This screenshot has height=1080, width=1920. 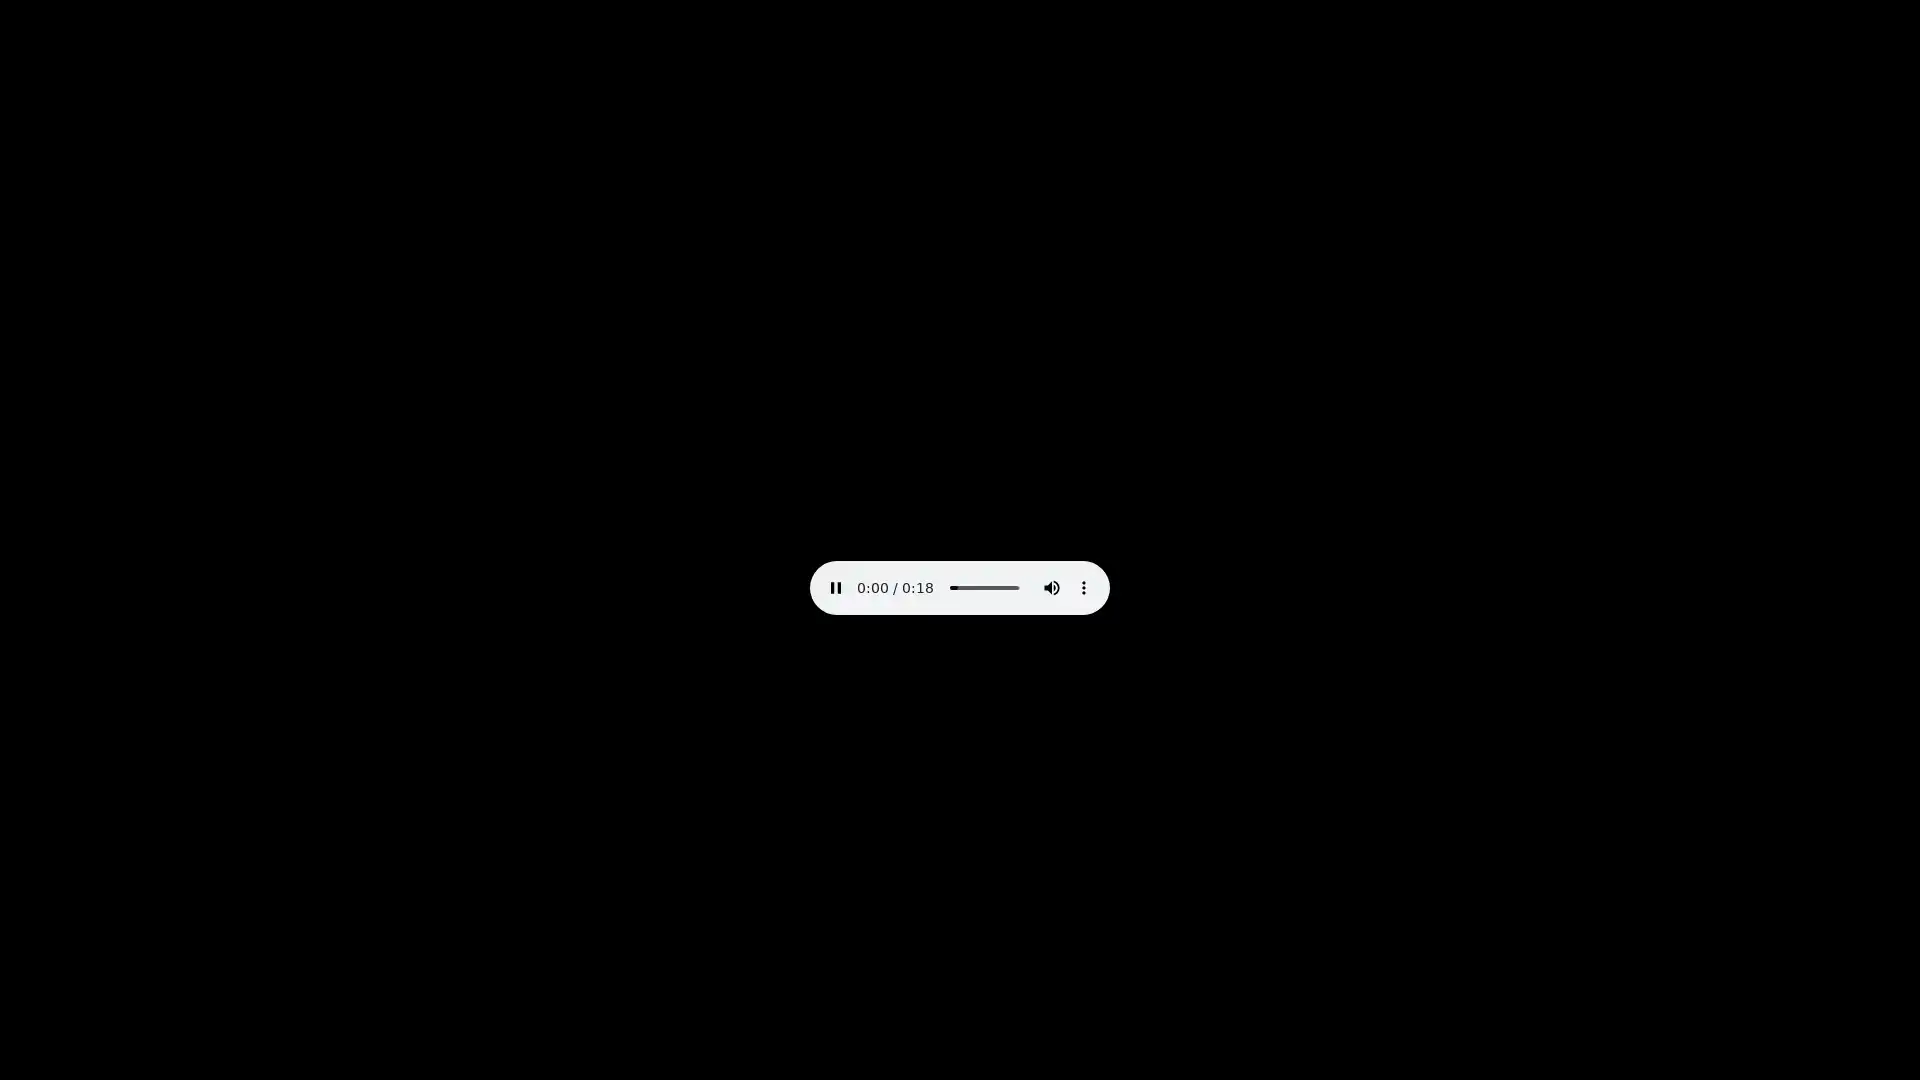 I want to click on show more media controls, so click(x=1083, y=586).